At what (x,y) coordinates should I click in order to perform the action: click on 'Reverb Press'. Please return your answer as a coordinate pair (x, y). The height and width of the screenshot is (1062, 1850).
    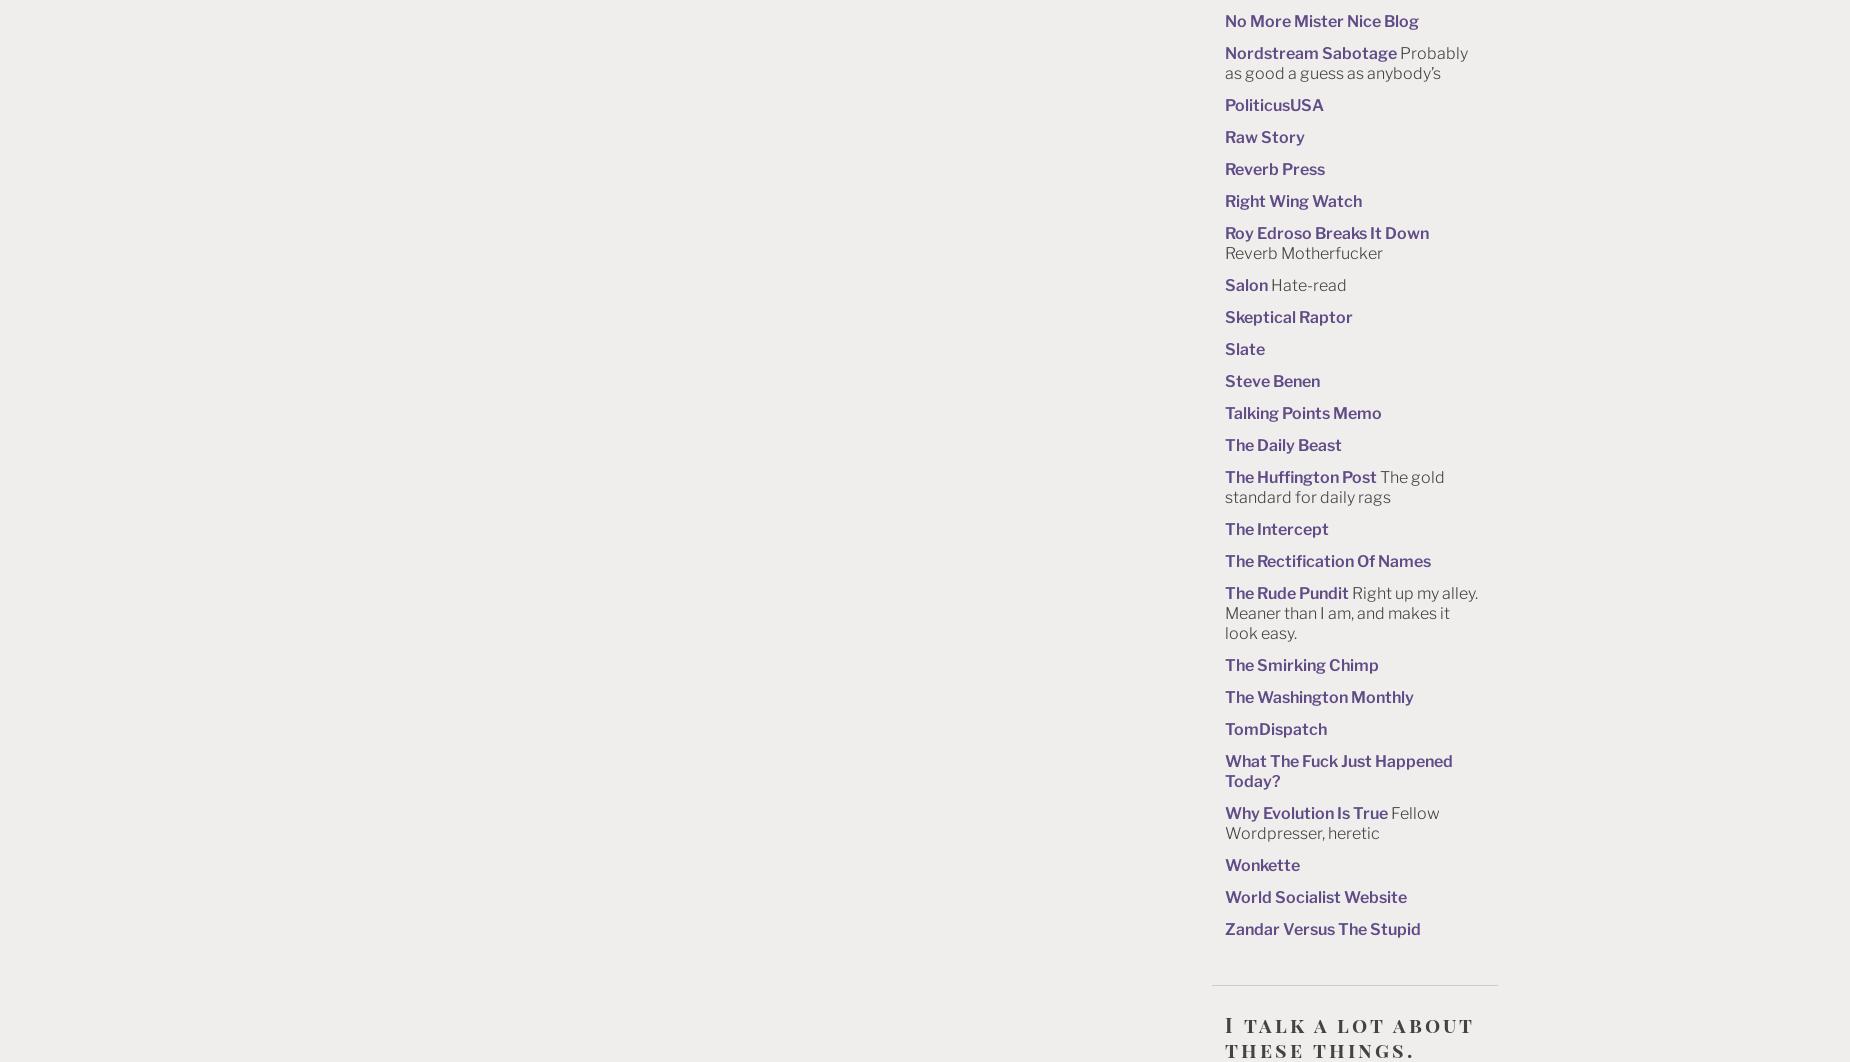
    Looking at the image, I should click on (1274, 168).